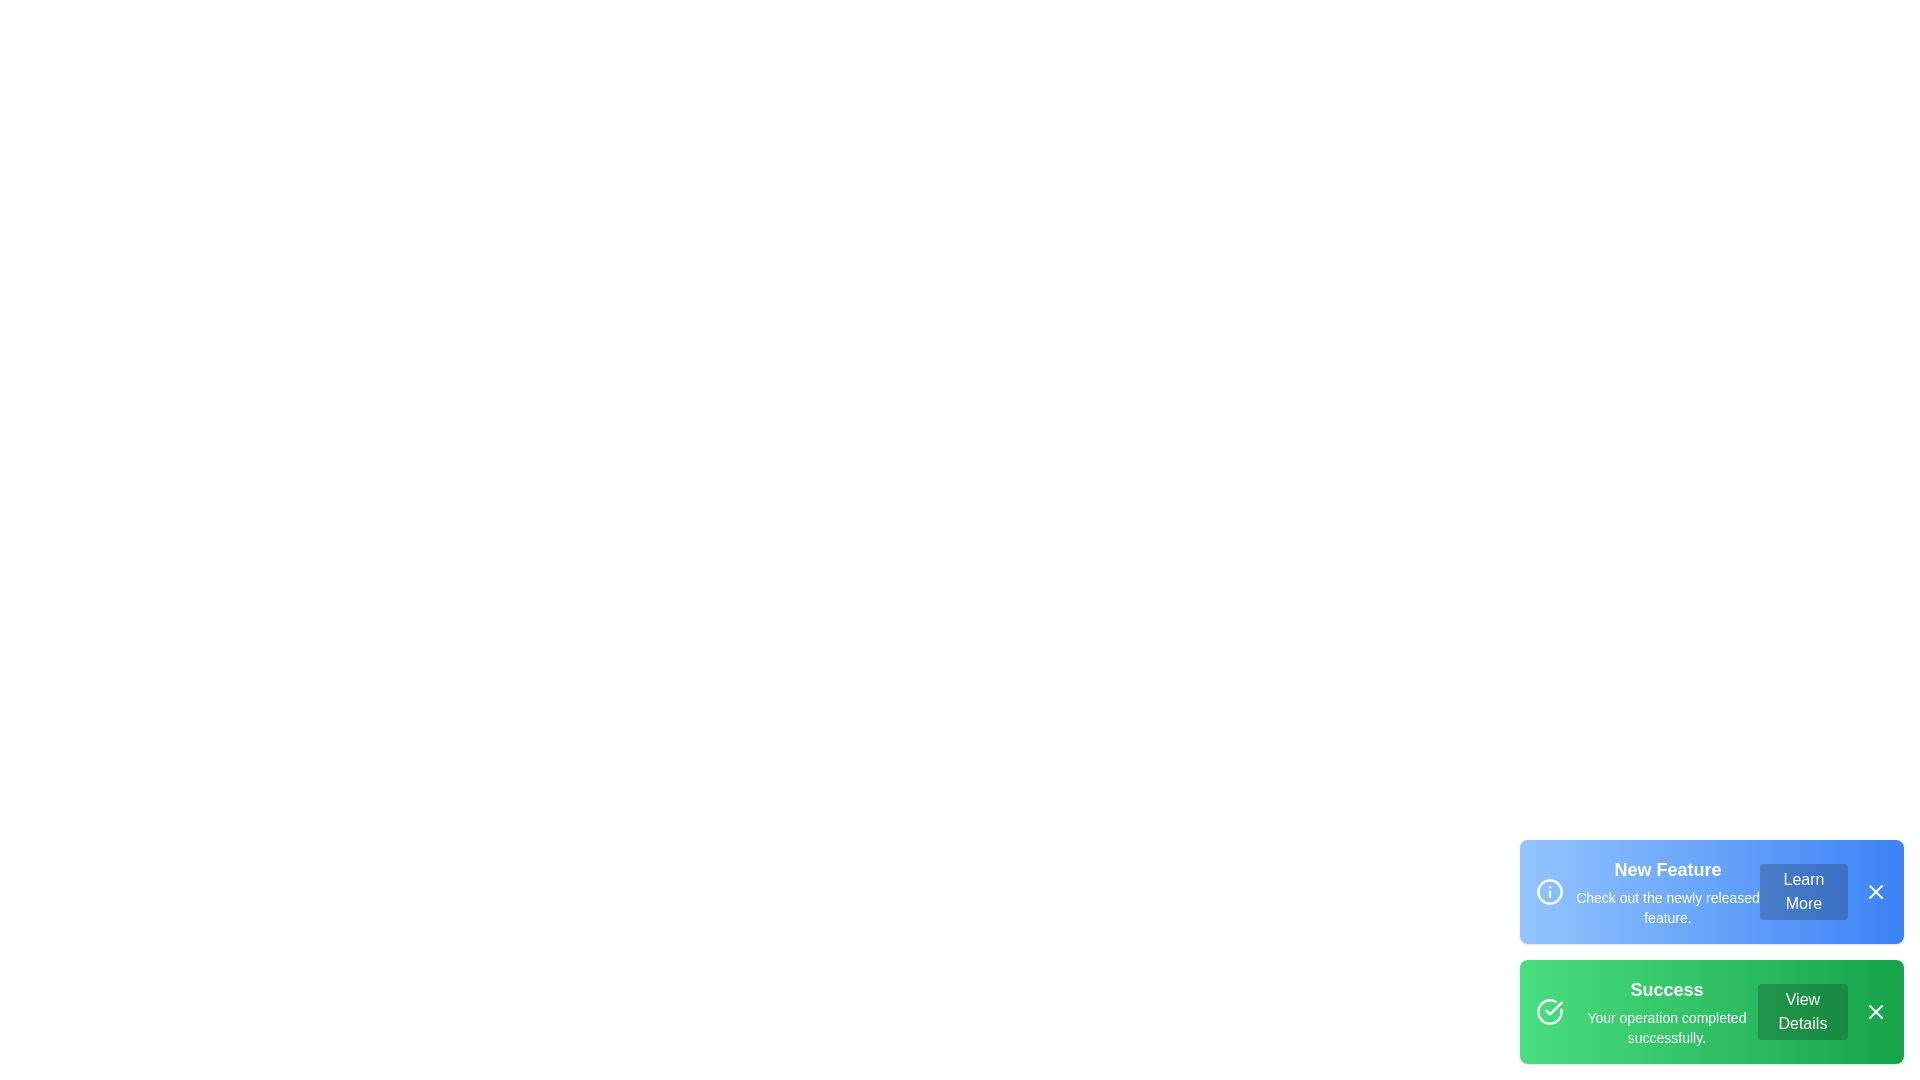  Describe the element at coordinates (1804, 890) in the screenshot. I see `the action button for the notification with title 'New Feature'` at that location.